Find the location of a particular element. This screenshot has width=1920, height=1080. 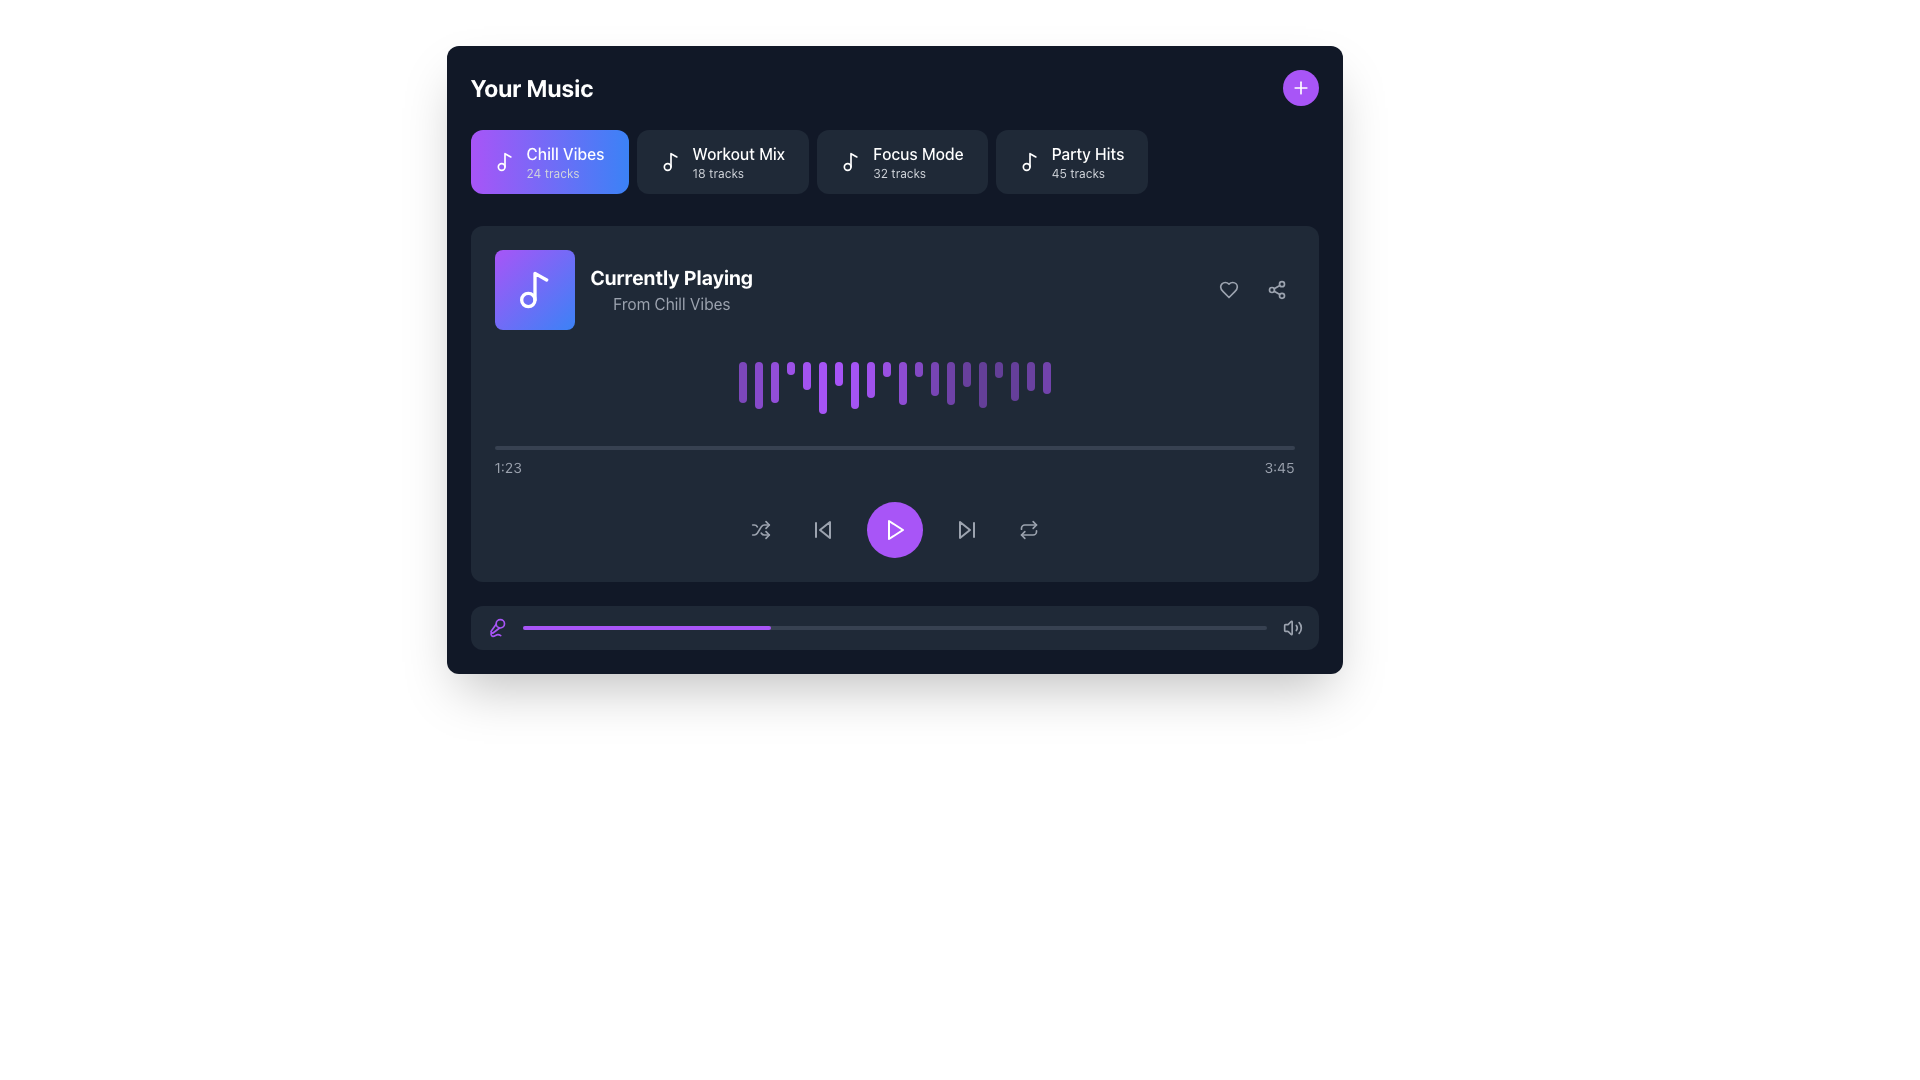

the decorative circular element that represents the lower part of the music note icon is located at coordinates (527, 300).